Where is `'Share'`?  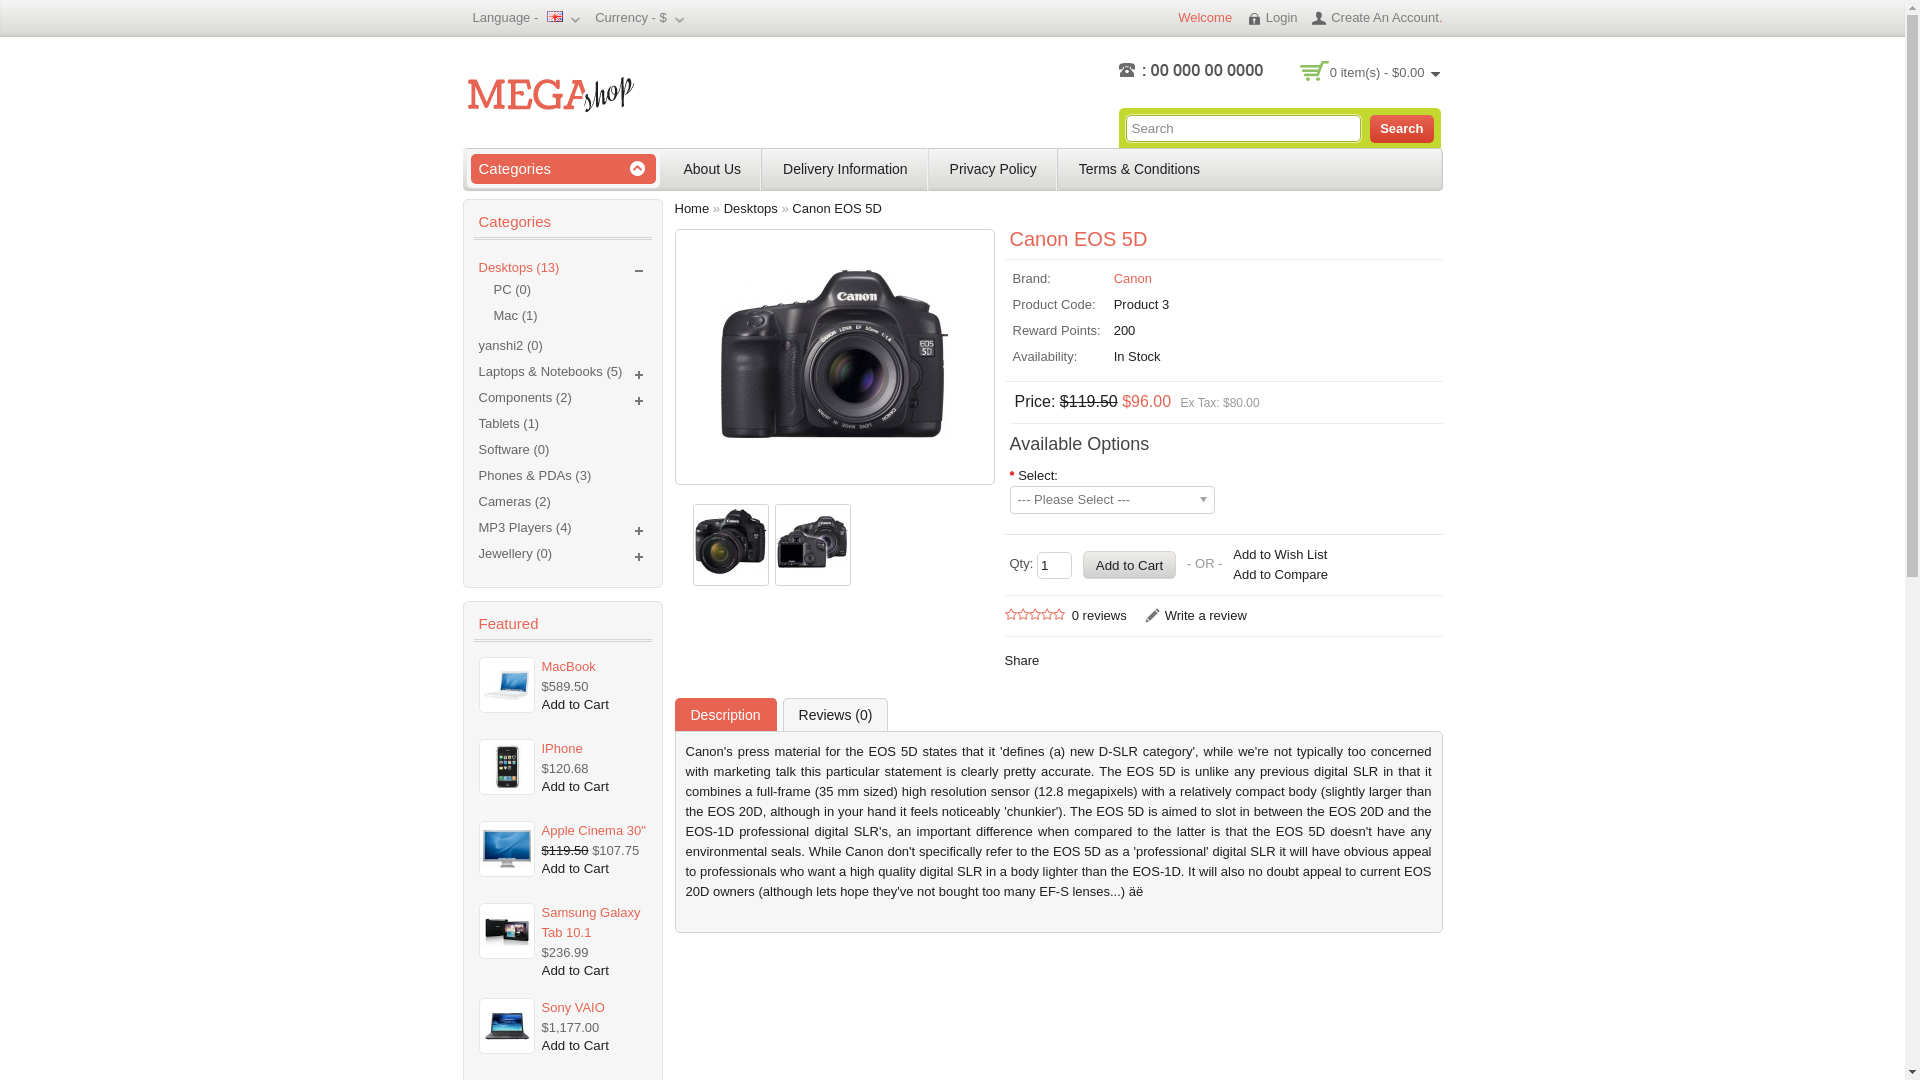 'Share' is located at coordinates (1021, 660).